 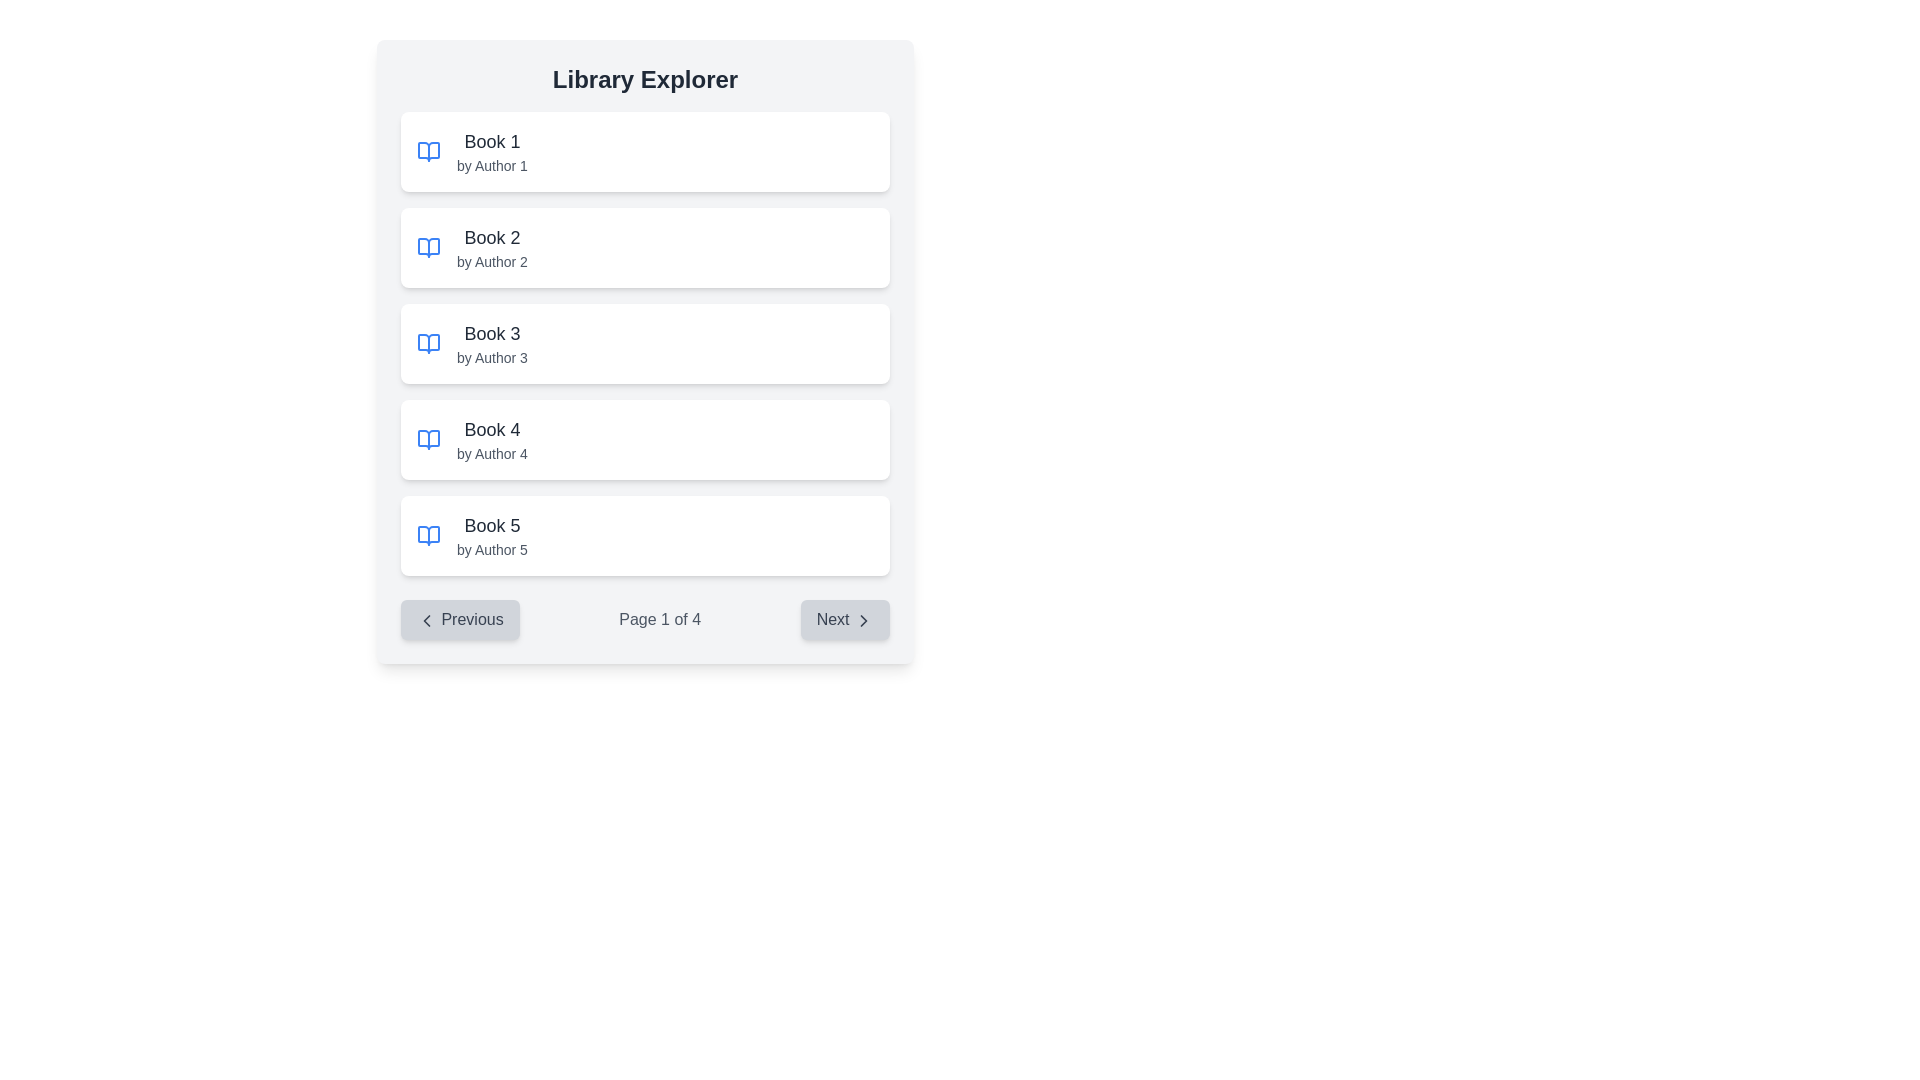 What do you see at coordinates (845, 619) in the screenshot?
I see `the 'Next' button located at the bottom-right corner of the pagination interface` at bounding box center [845, 619].